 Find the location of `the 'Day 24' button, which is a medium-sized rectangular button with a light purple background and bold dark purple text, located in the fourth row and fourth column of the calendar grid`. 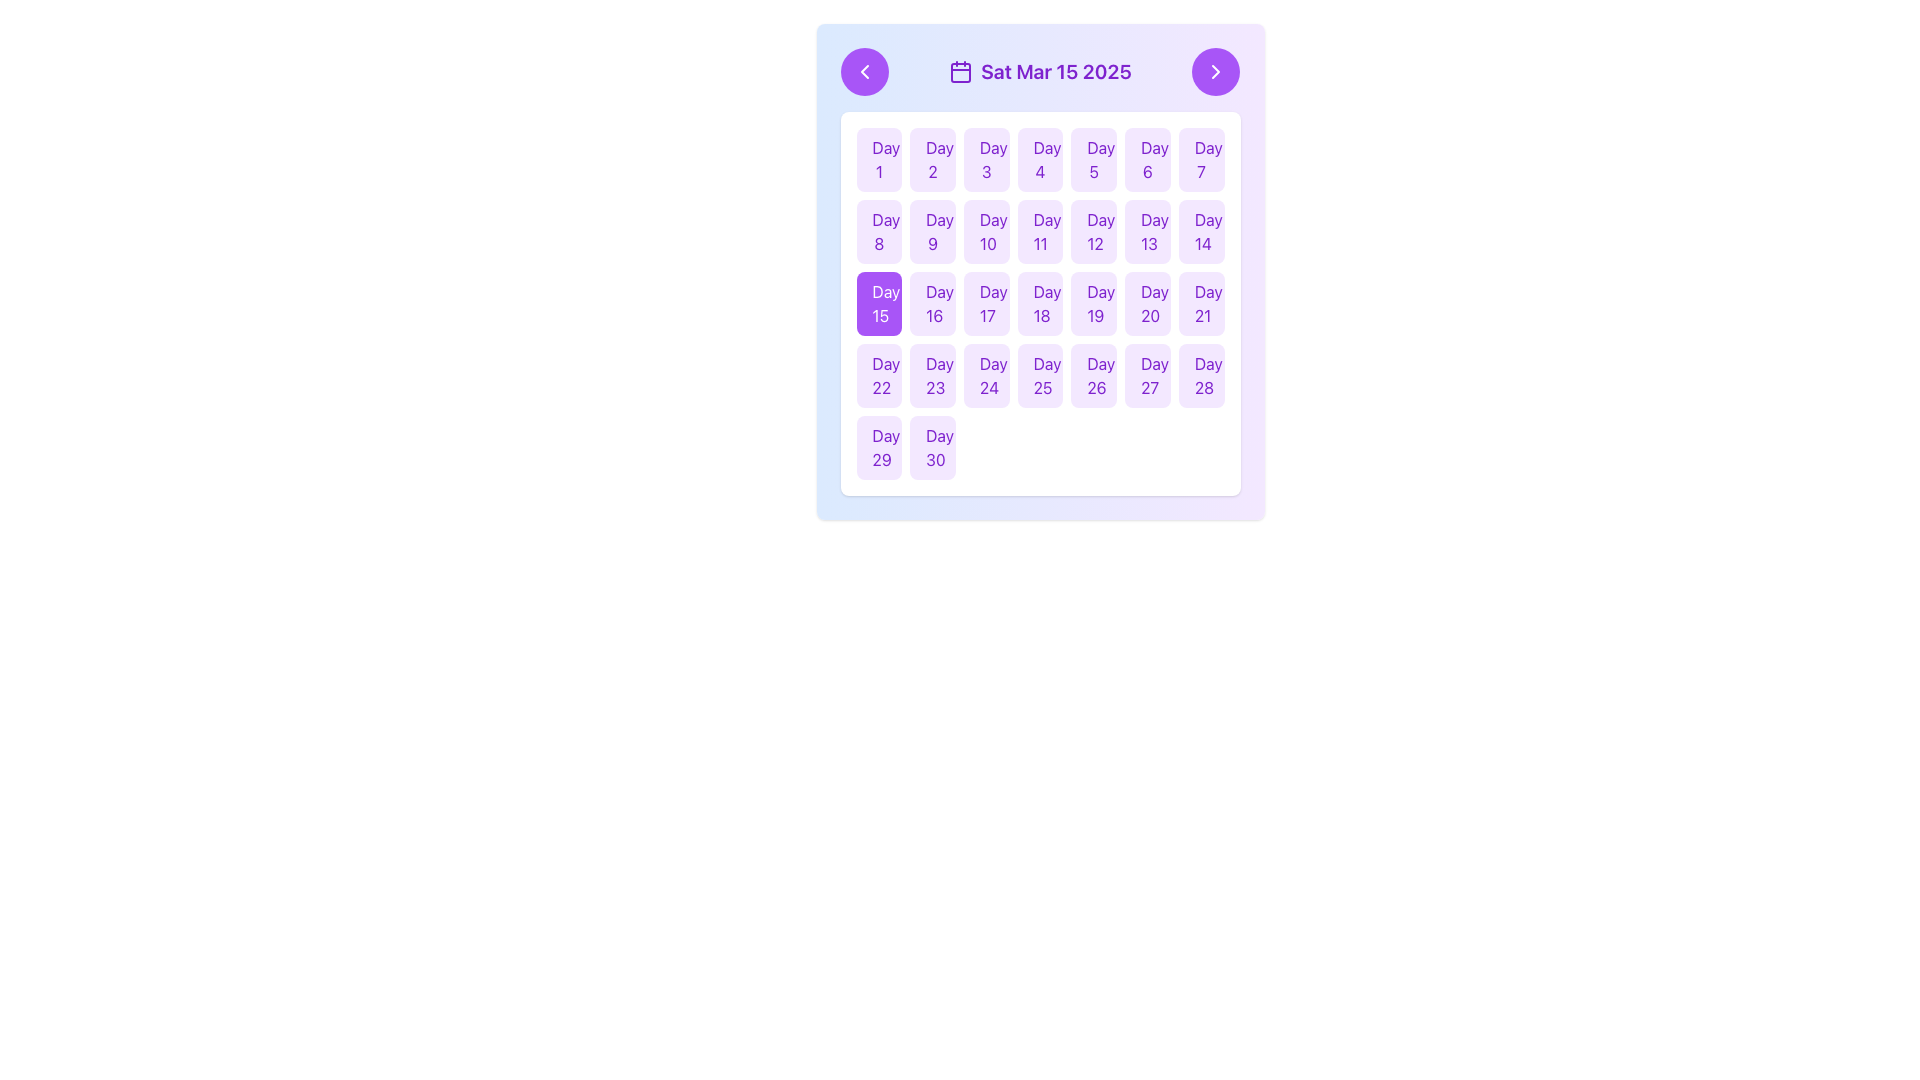

the 'Day 24' button, which is a medium-sized rectangular button with a light purple background and bold dark purple text, located in the fourth row and fourth column of the calendar grid is located at coordinates (986, 375).